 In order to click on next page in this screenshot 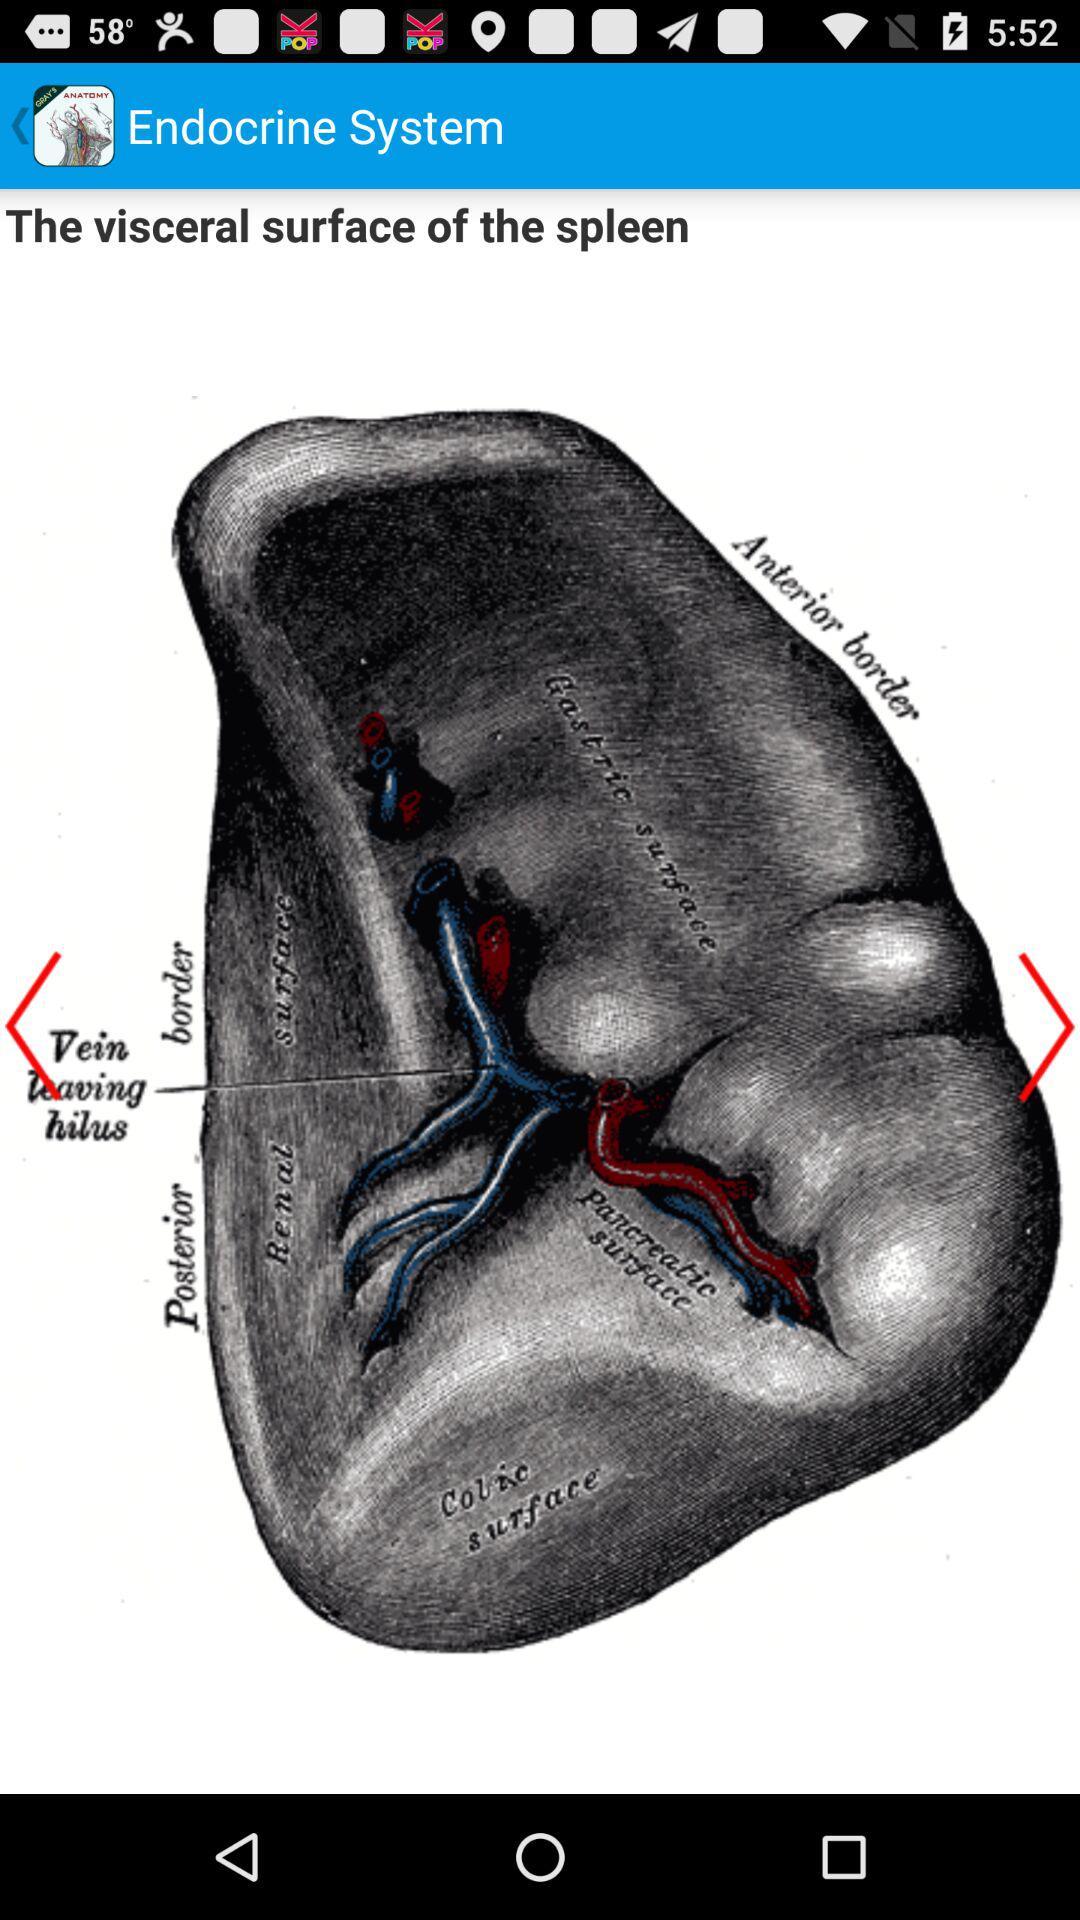, I will do `click(1045, 1026)`.